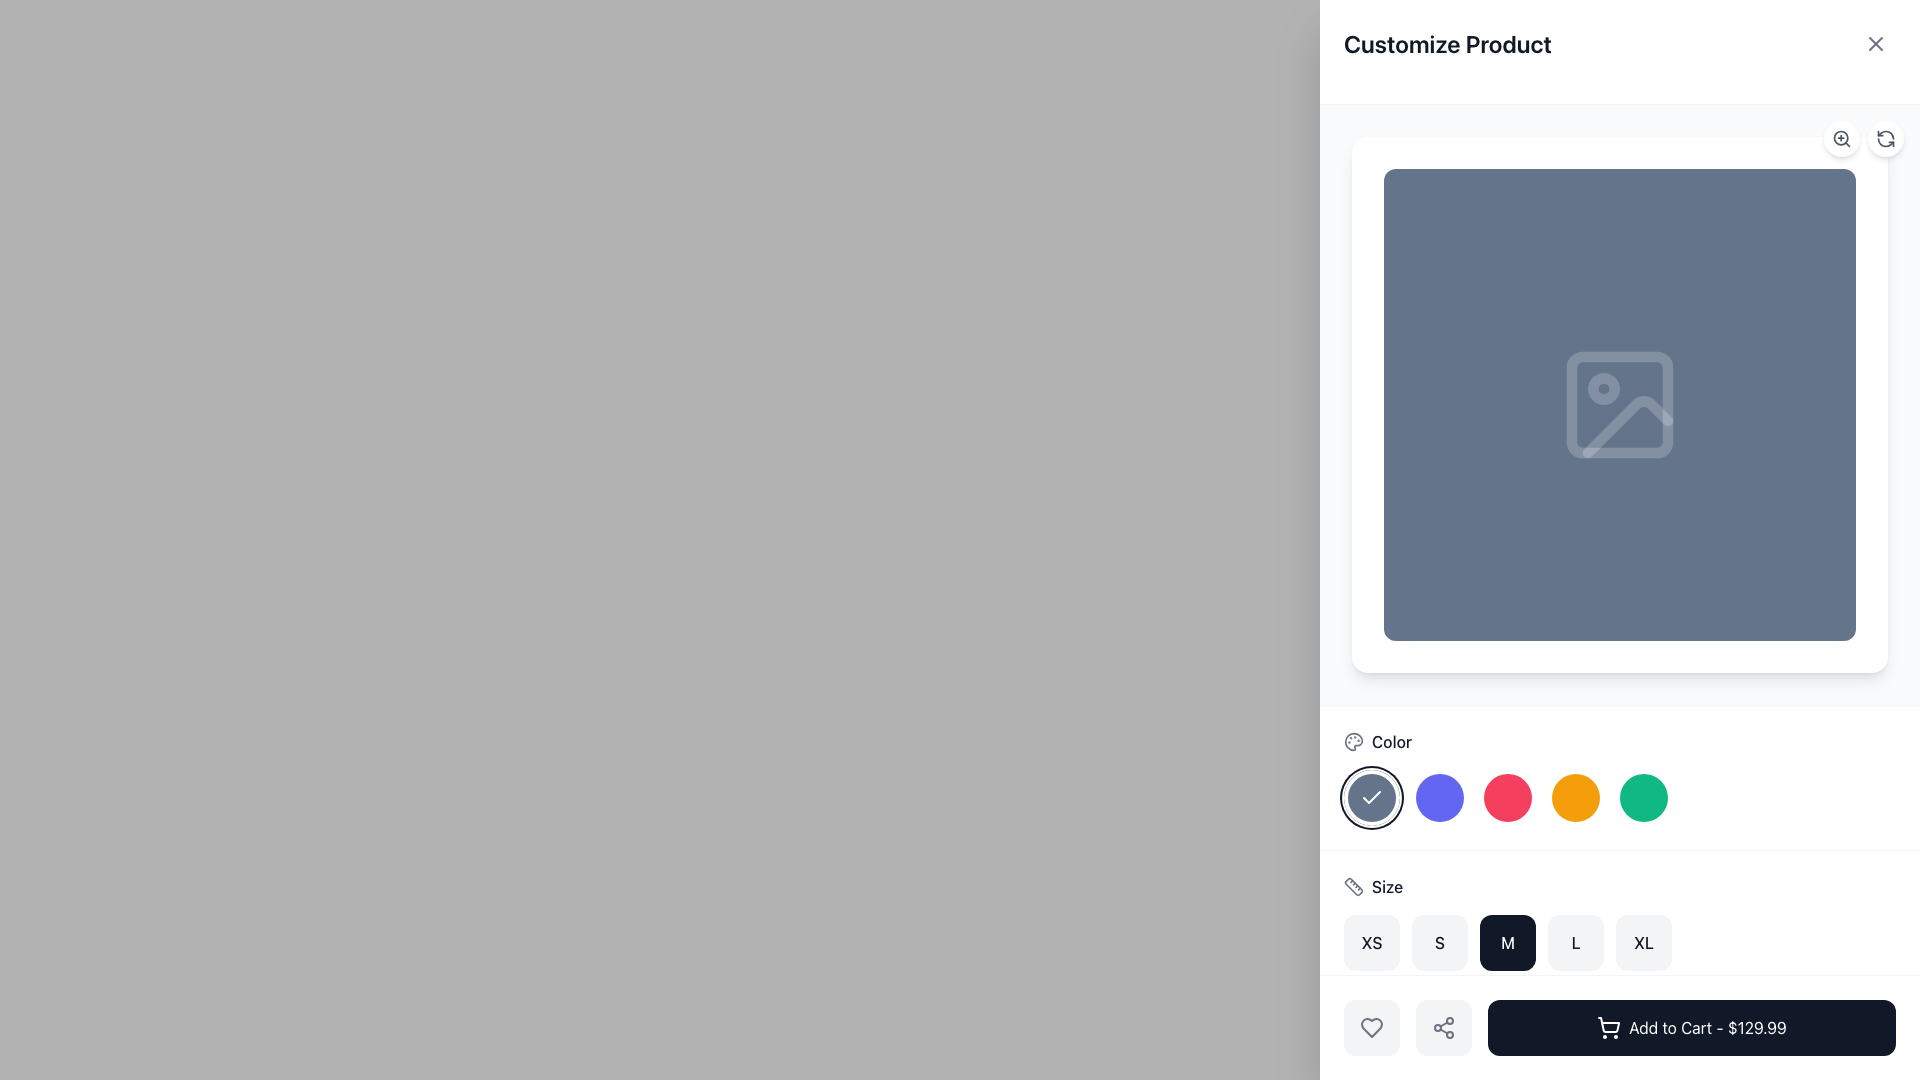 The height and width of the screenshot is (1080, 1920). What do you see at coordinates (1440, 942) in the screenshot?
I see `the square button with rounded edges displaying the letter 'S'` at bounding box center [1440, 942].